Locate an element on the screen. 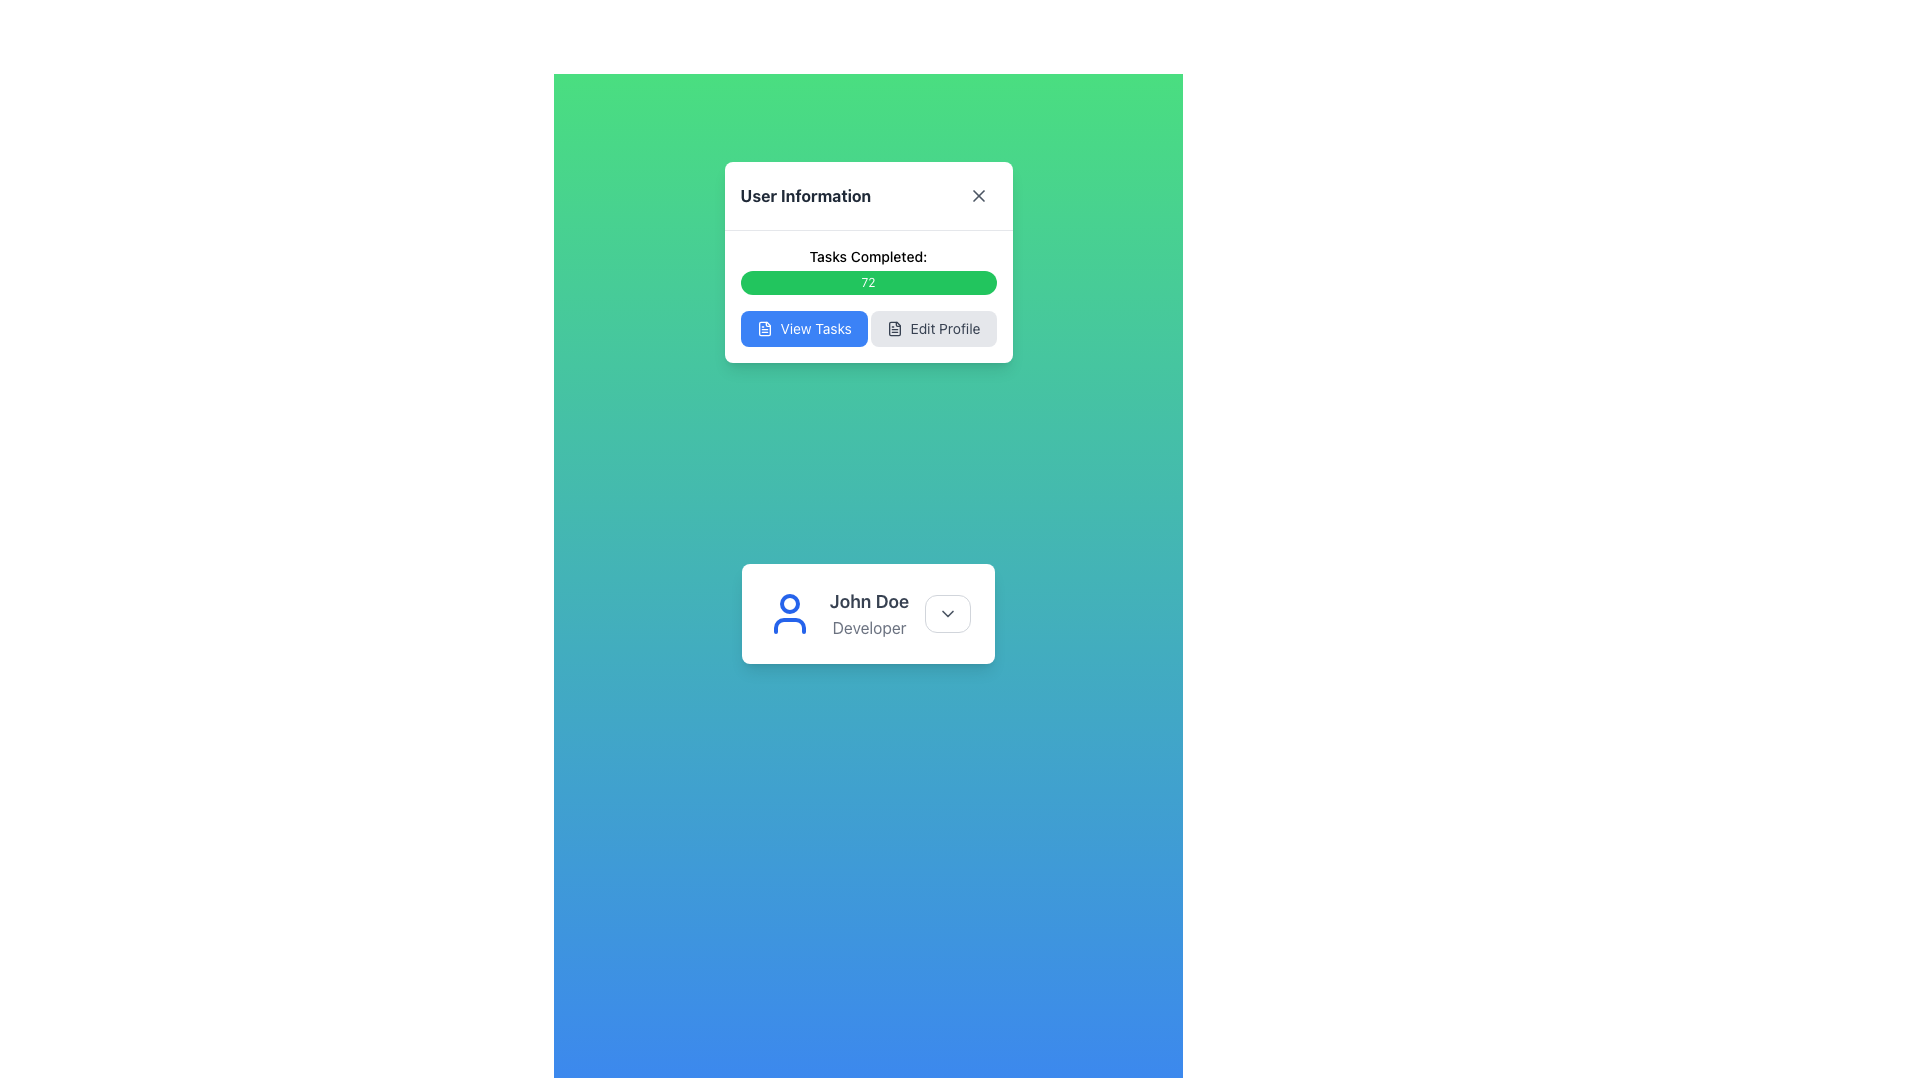  the 'User Information' text label in bold dark gray located at the top of the popup card is located at coordinates (805, 196).